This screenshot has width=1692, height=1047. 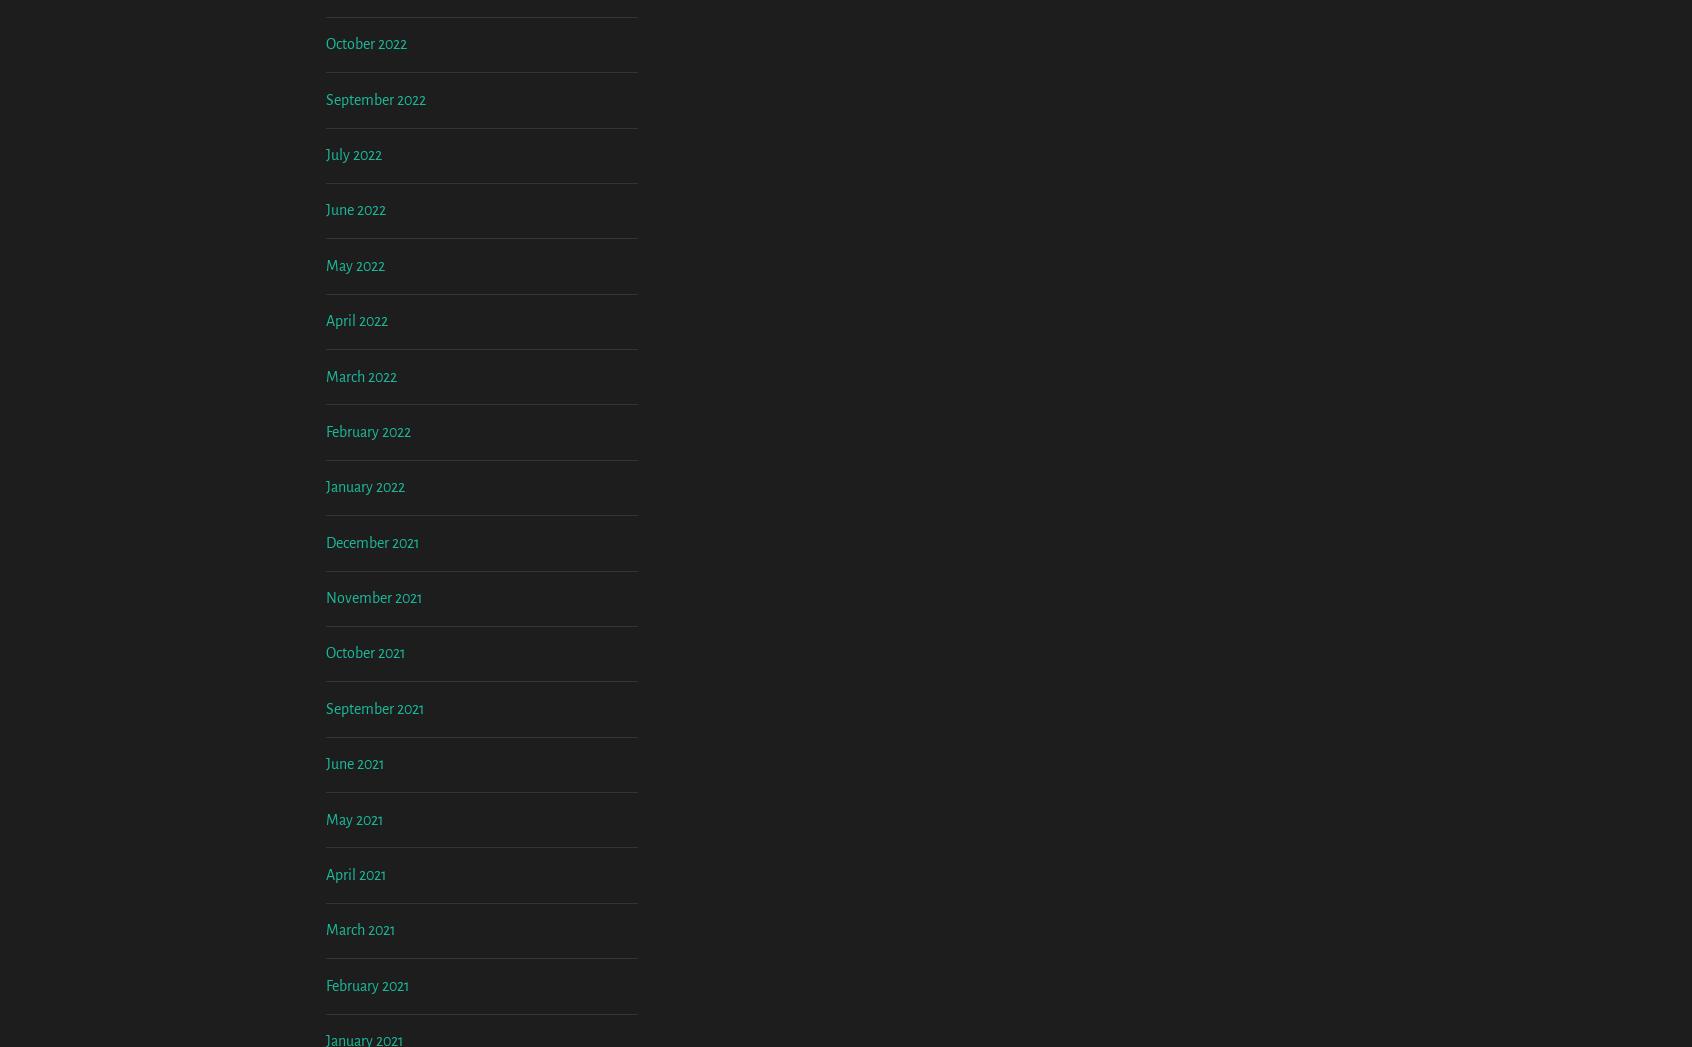 What do you see at coordinates (325, 264) in the screenshot?
I see `'September 2022'` at bounding box center [325, 264].